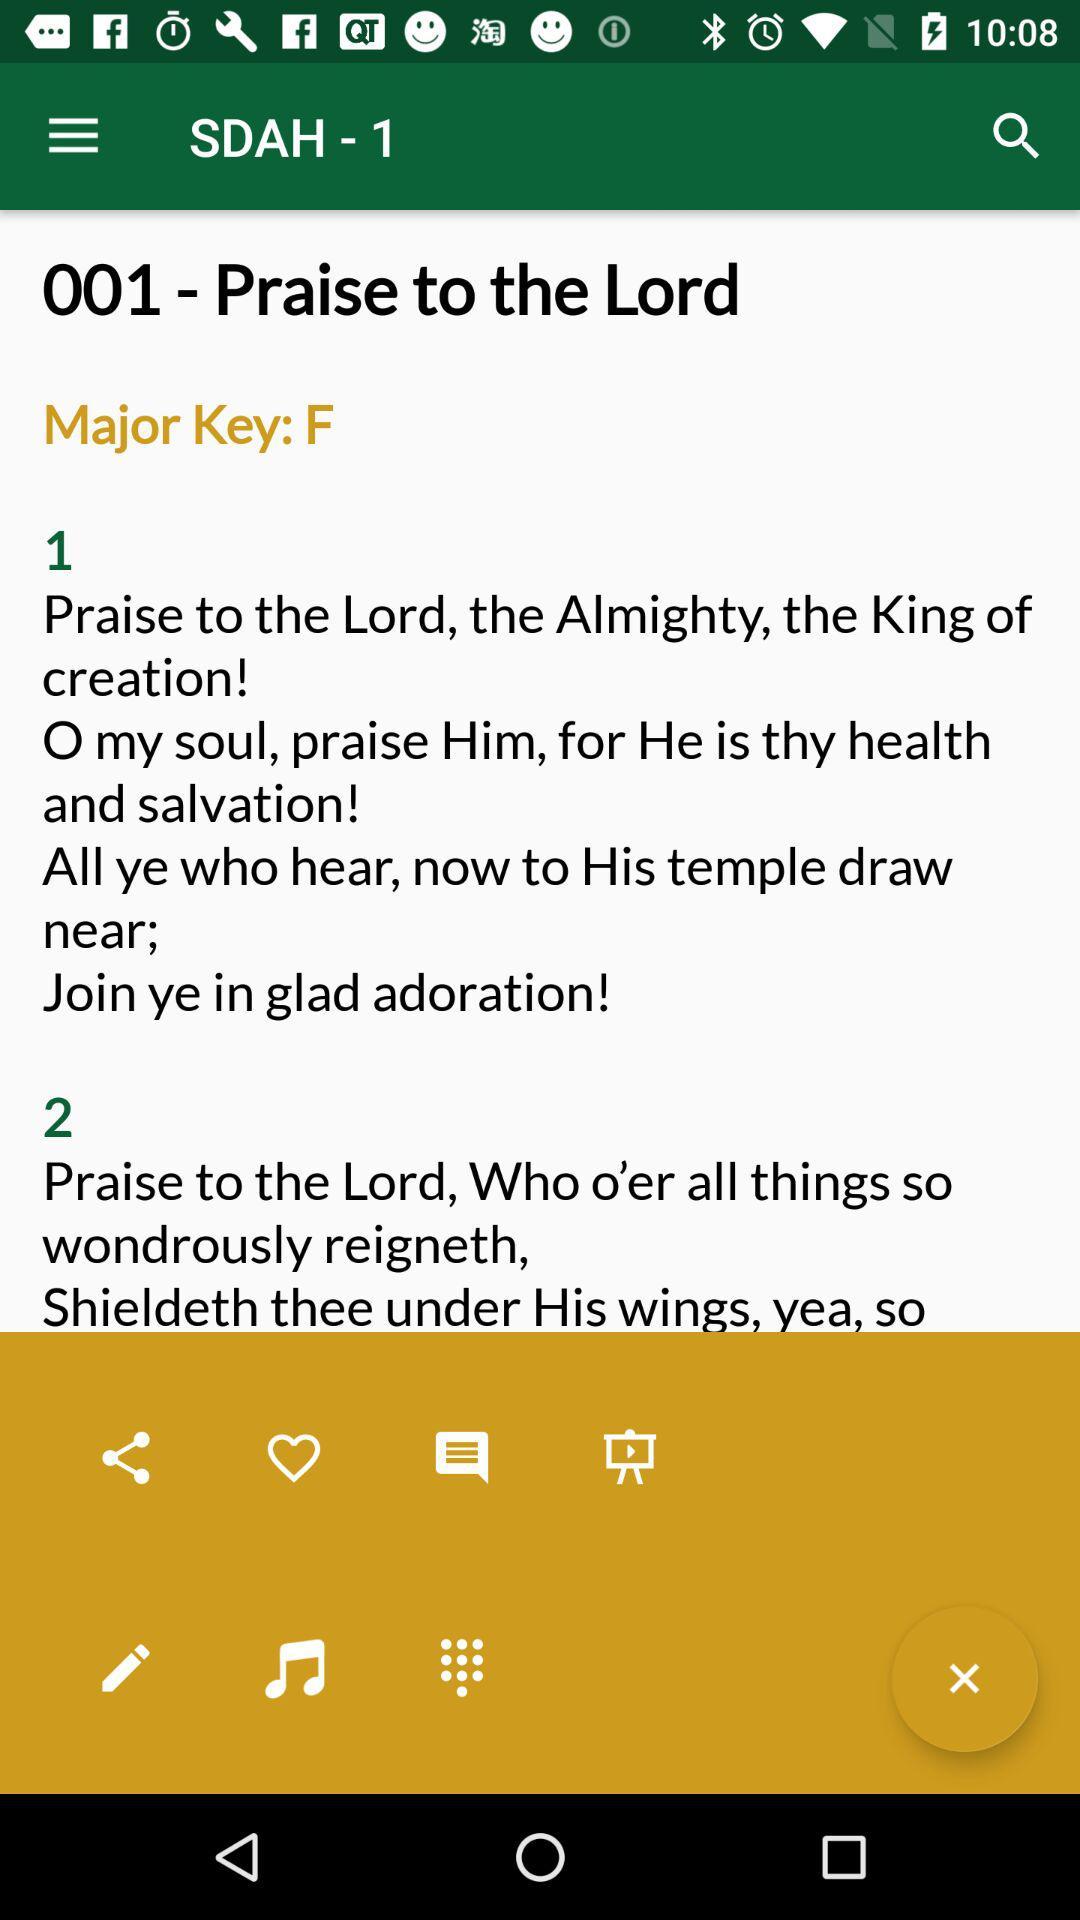 Image resolution: width=1080 pixels, height=1920 pixels. What do you see at coordinates (293, 1458) in the screenshot?
I see `the favorite icon` at bounding box center [293, 1458].